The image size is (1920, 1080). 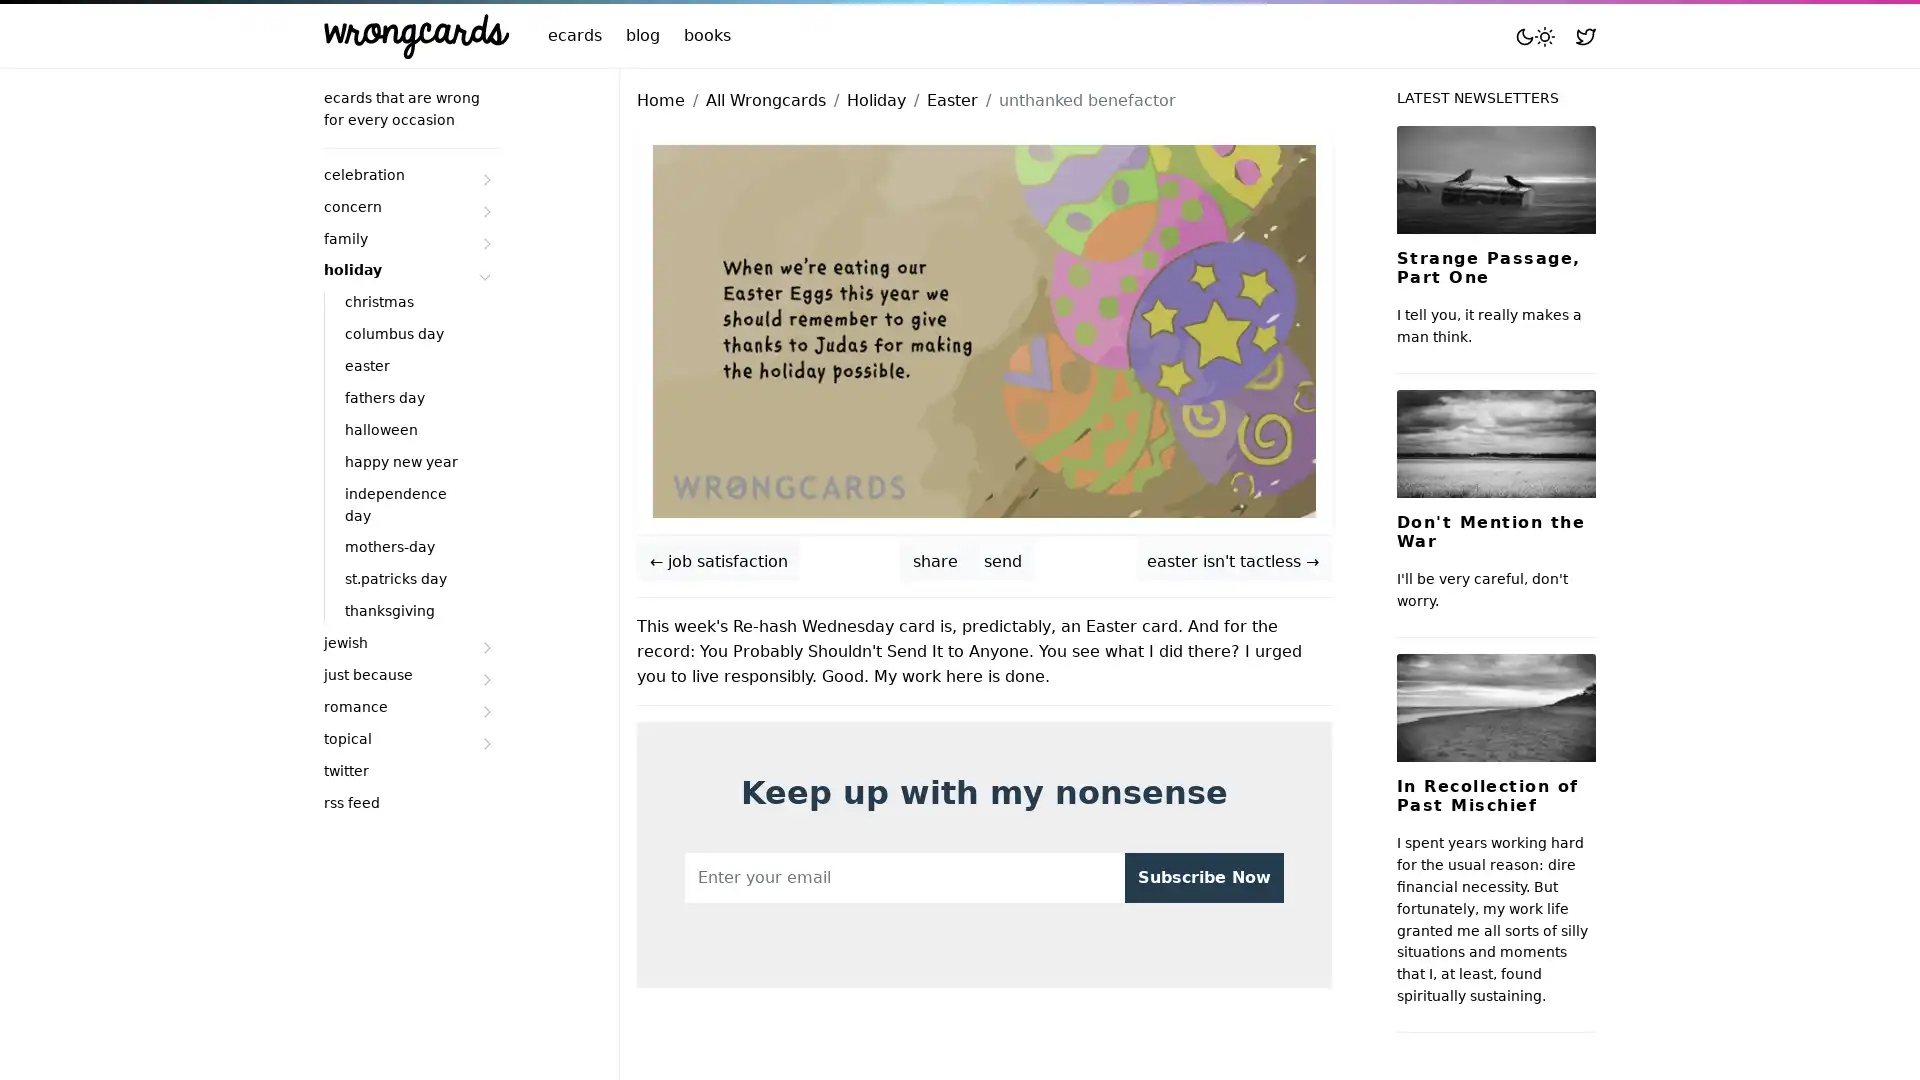 What do you see at coordinates (933, 561) in the screenshot?
I see `share` at bounding box center [933, 561].